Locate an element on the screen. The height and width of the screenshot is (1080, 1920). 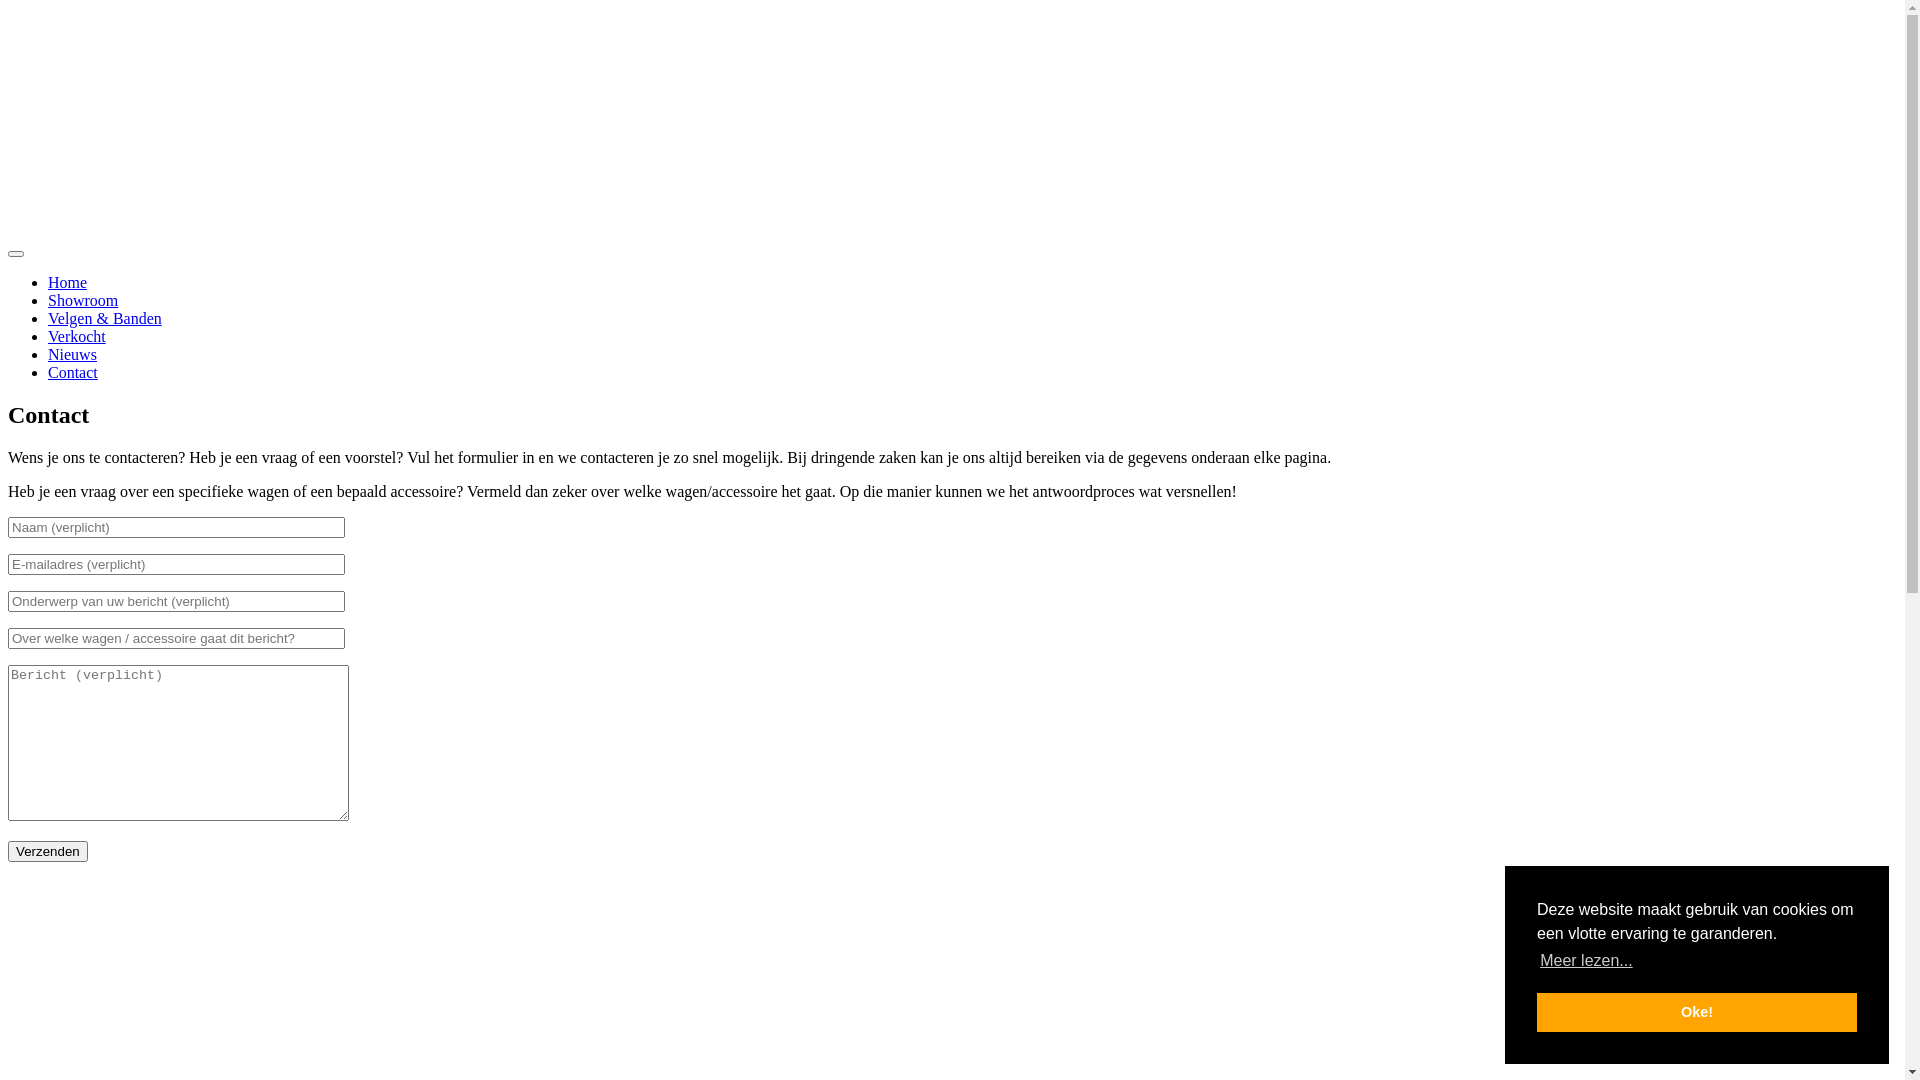
'Velgen & Banden' is located at coordinates (104, 317).